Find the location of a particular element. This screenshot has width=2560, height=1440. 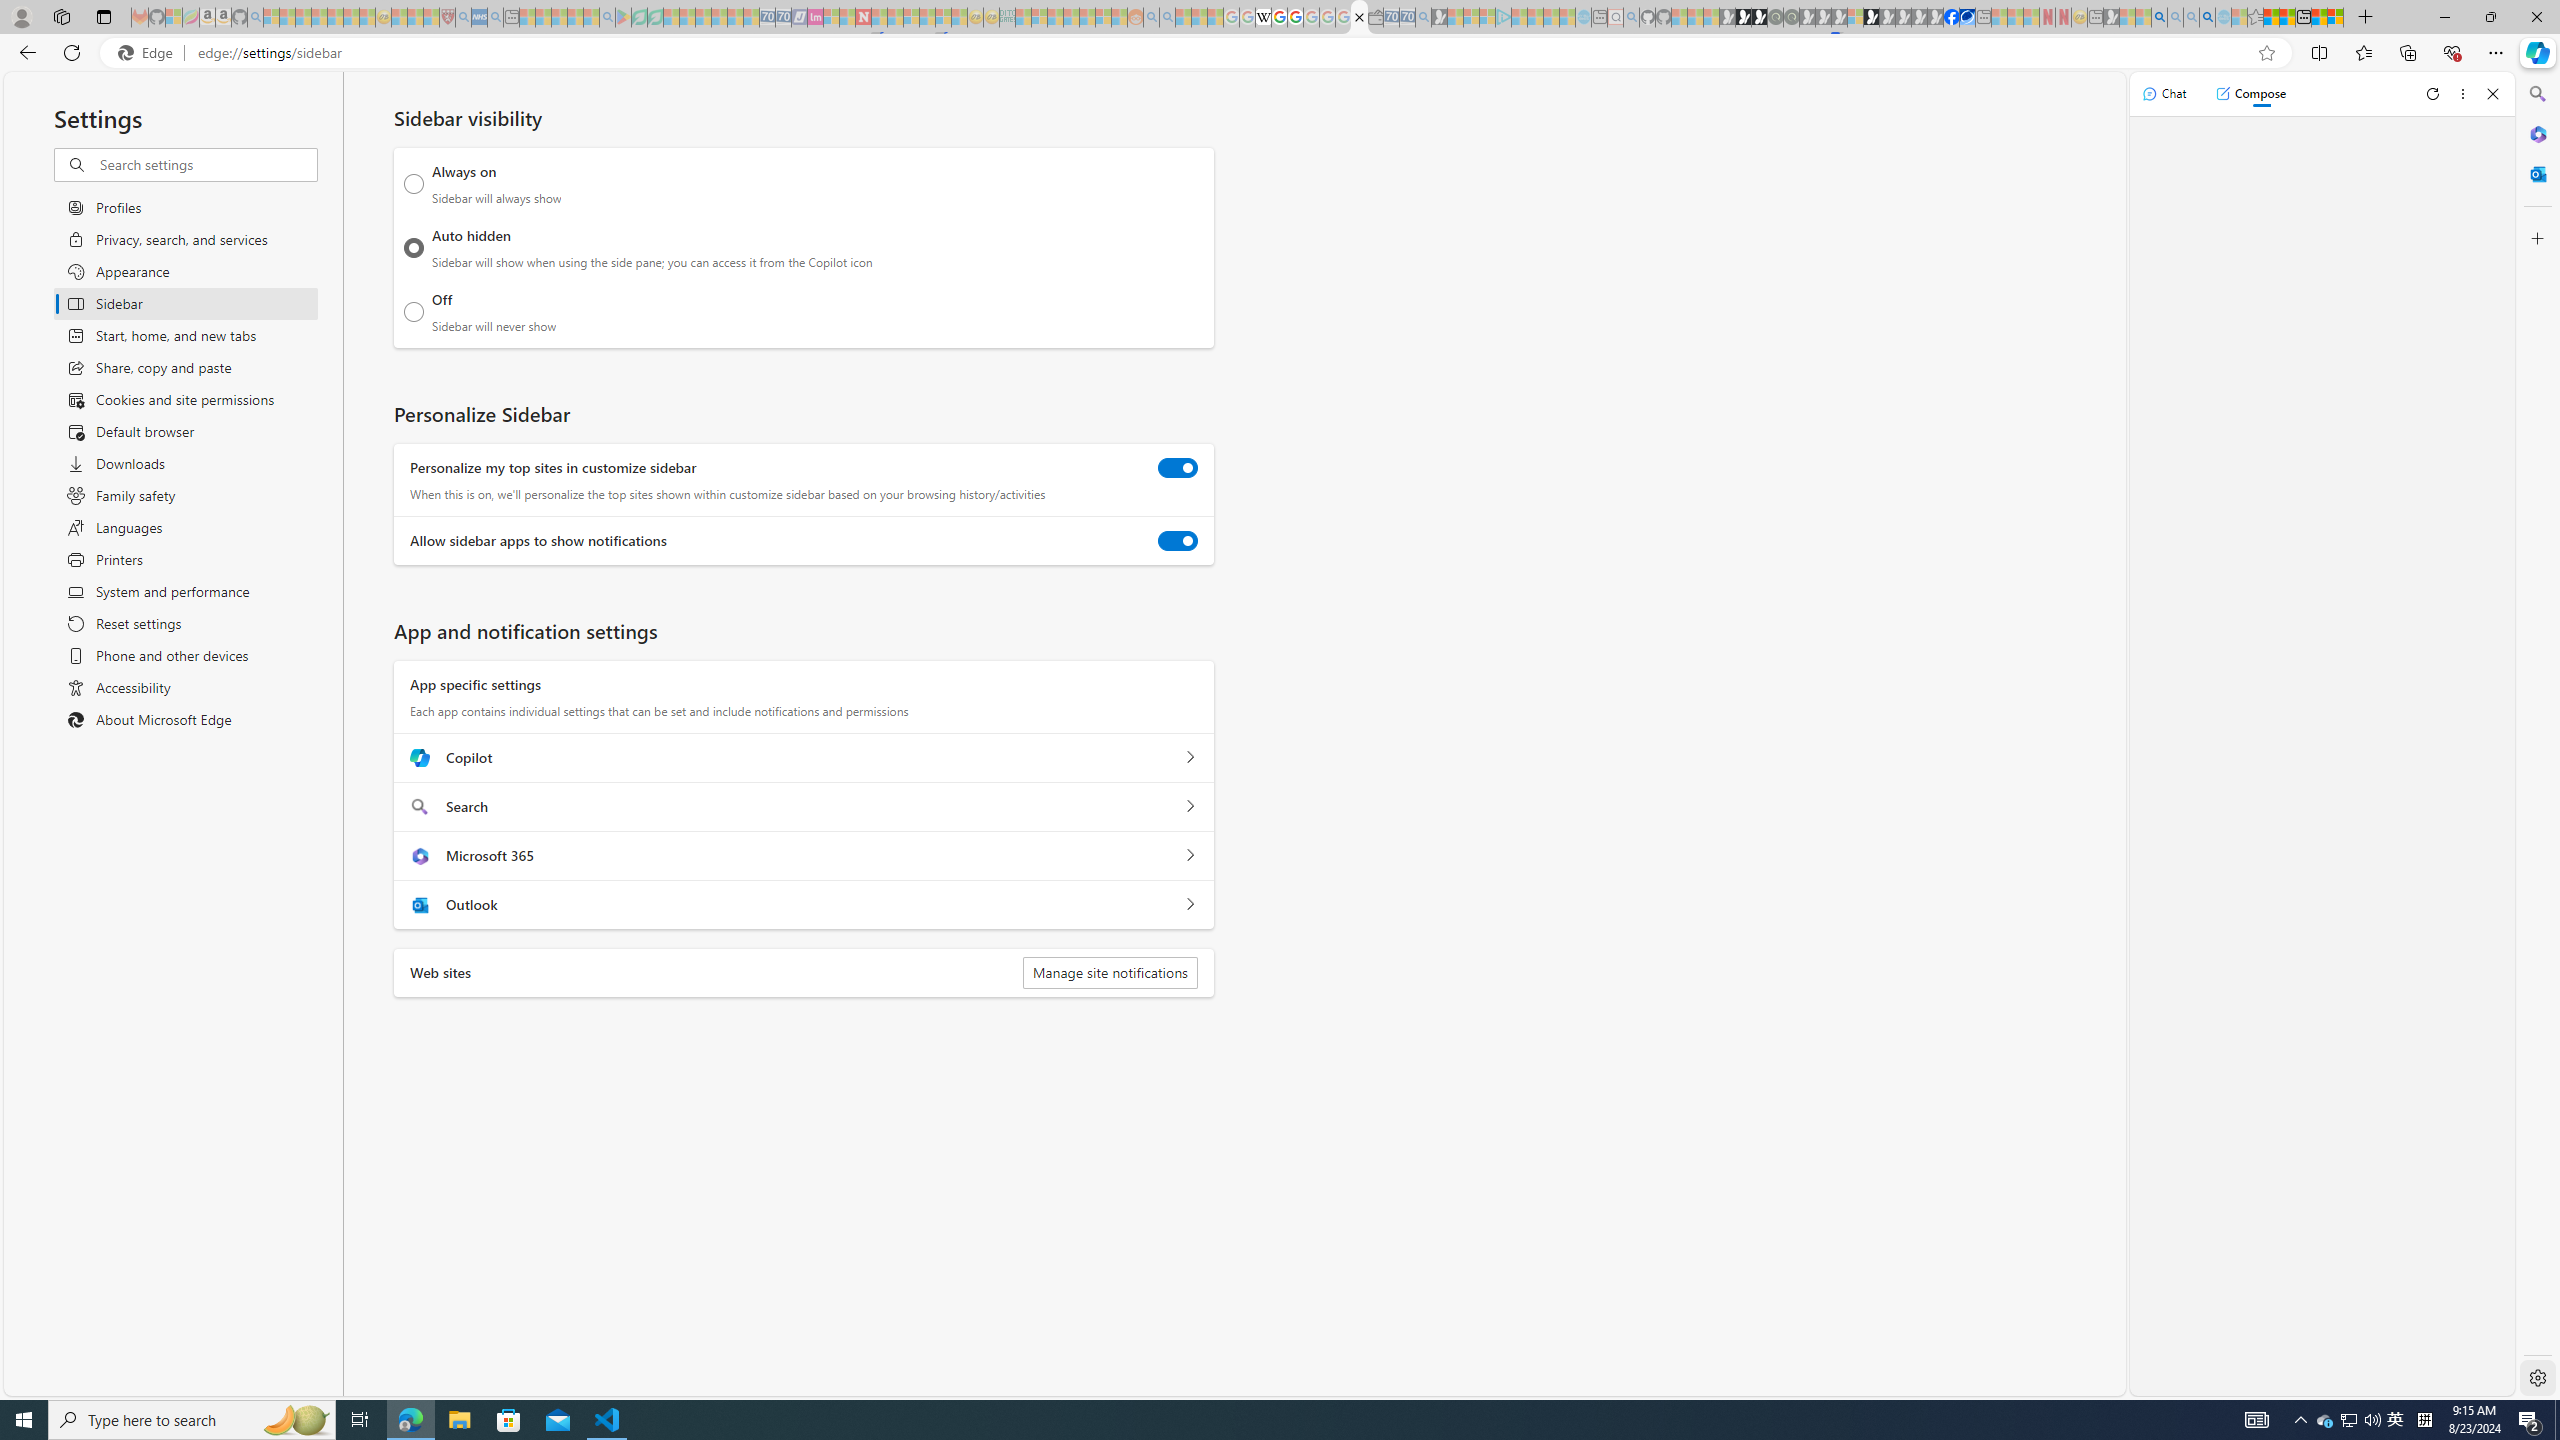

'utah sues federal government - Search - Sleeping' is located at coordinates (494, 16).